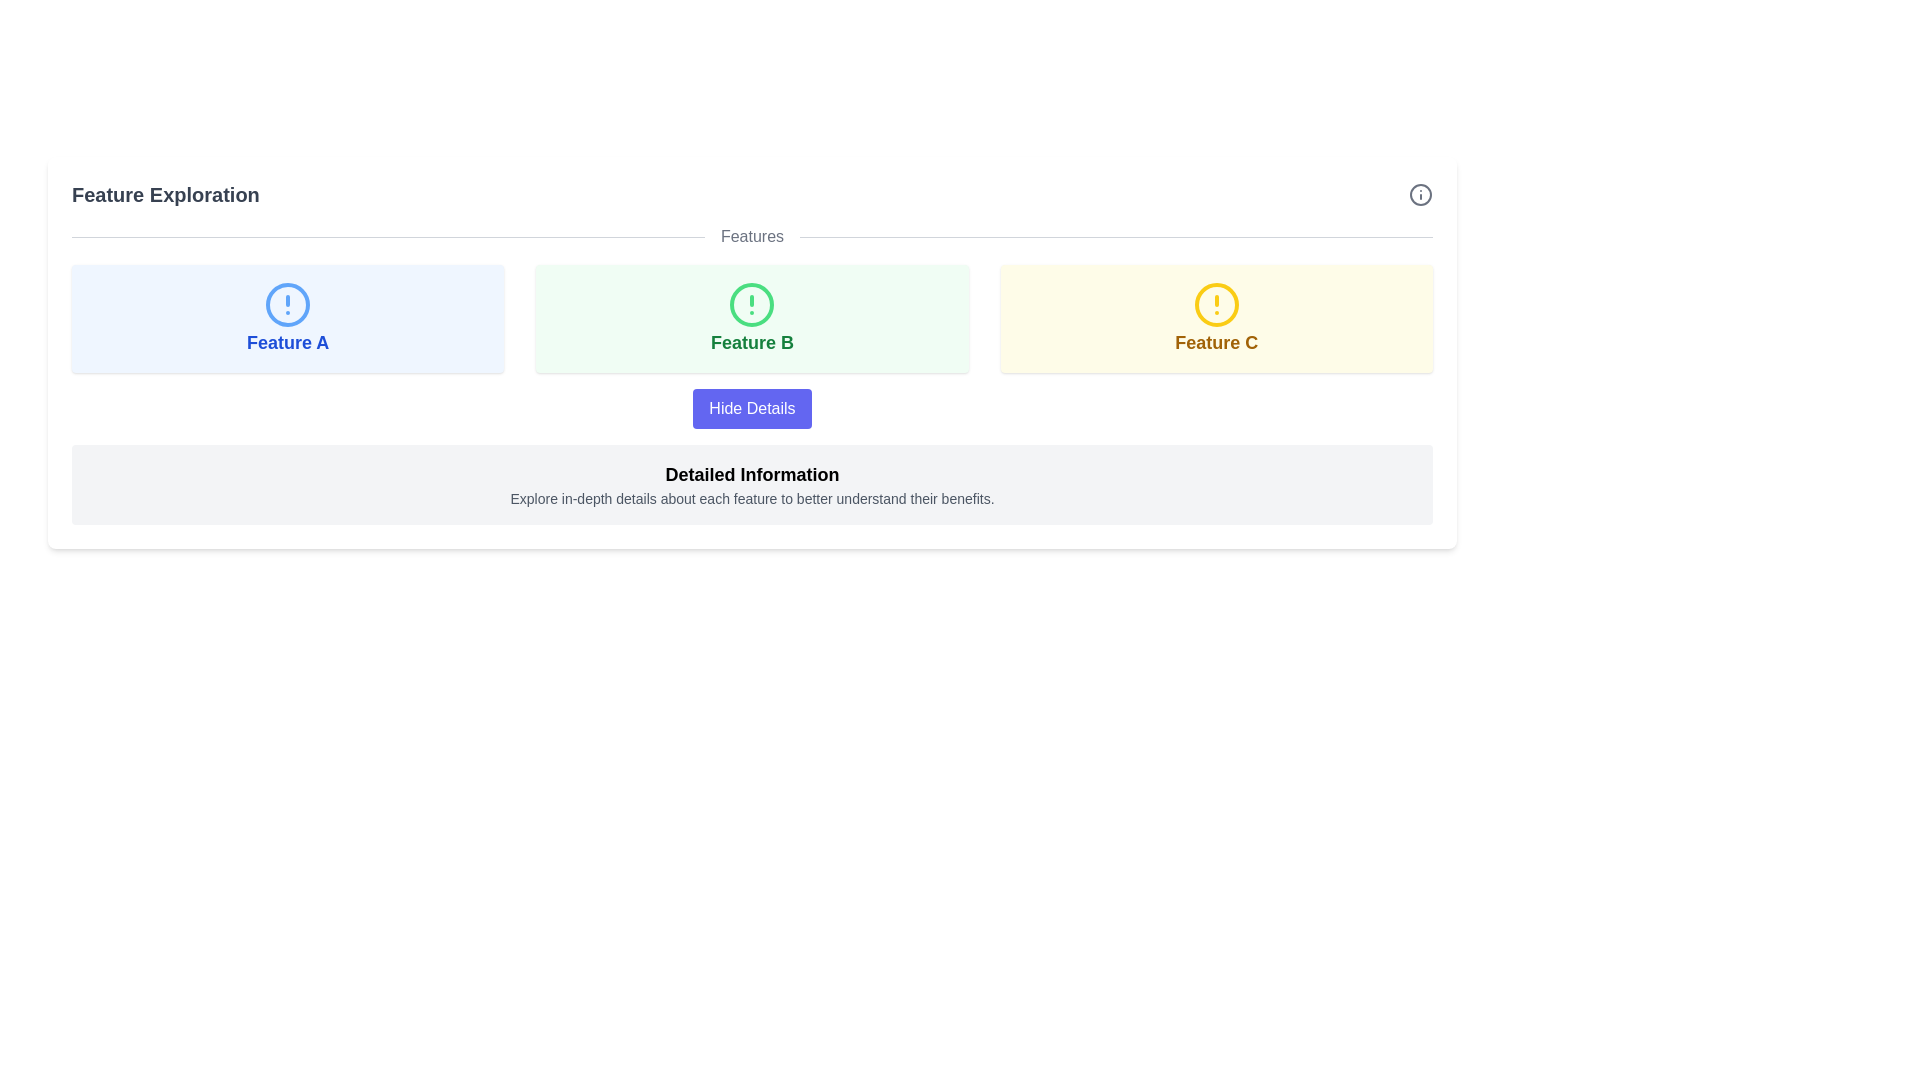  Describe the element at coordinates (751, 342) in the screenshot. I see `the Text Label for 'Feature B', which is centrally located in a row of feature containers with a light green background` at that location.